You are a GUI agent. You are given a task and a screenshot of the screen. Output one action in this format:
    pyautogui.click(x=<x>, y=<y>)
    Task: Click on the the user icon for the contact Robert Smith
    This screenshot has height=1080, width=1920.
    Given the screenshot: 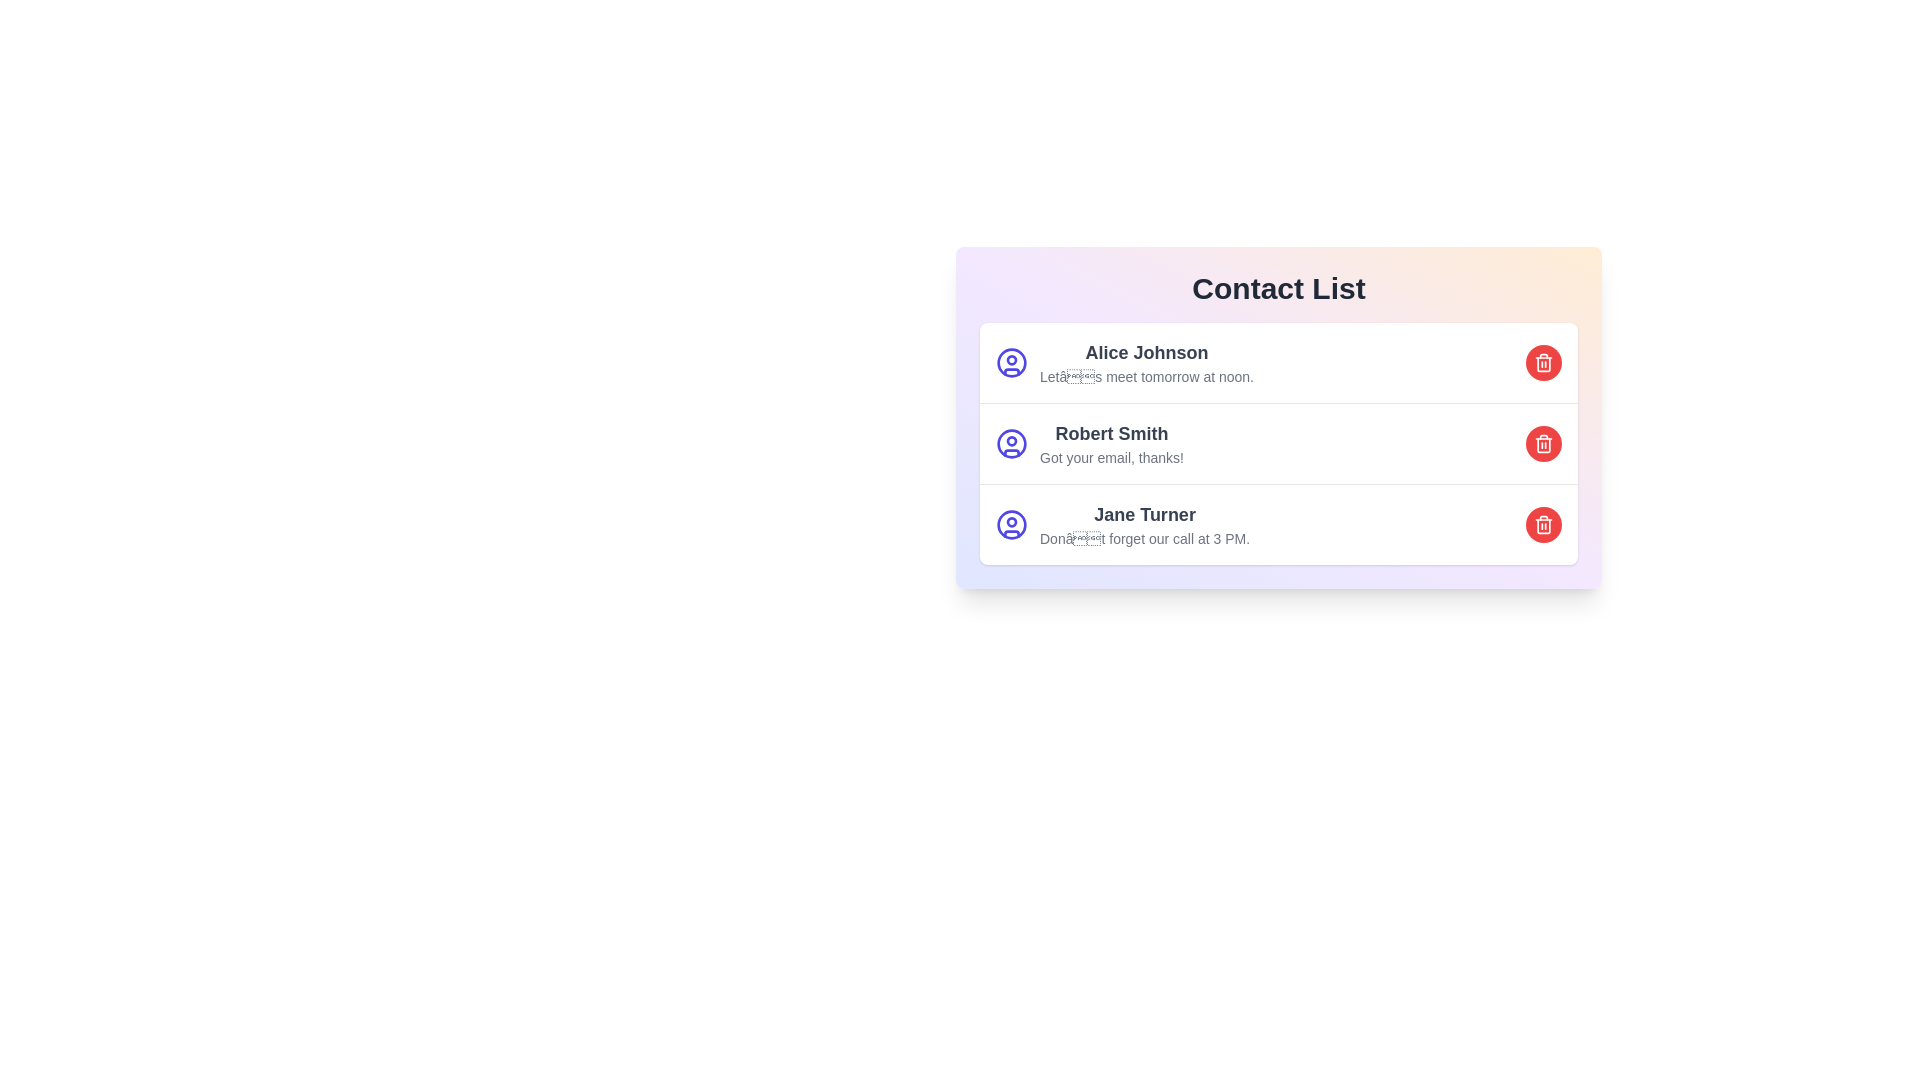 What is the action you would take?
    pyautogui.click(x=1012, y=442)
    